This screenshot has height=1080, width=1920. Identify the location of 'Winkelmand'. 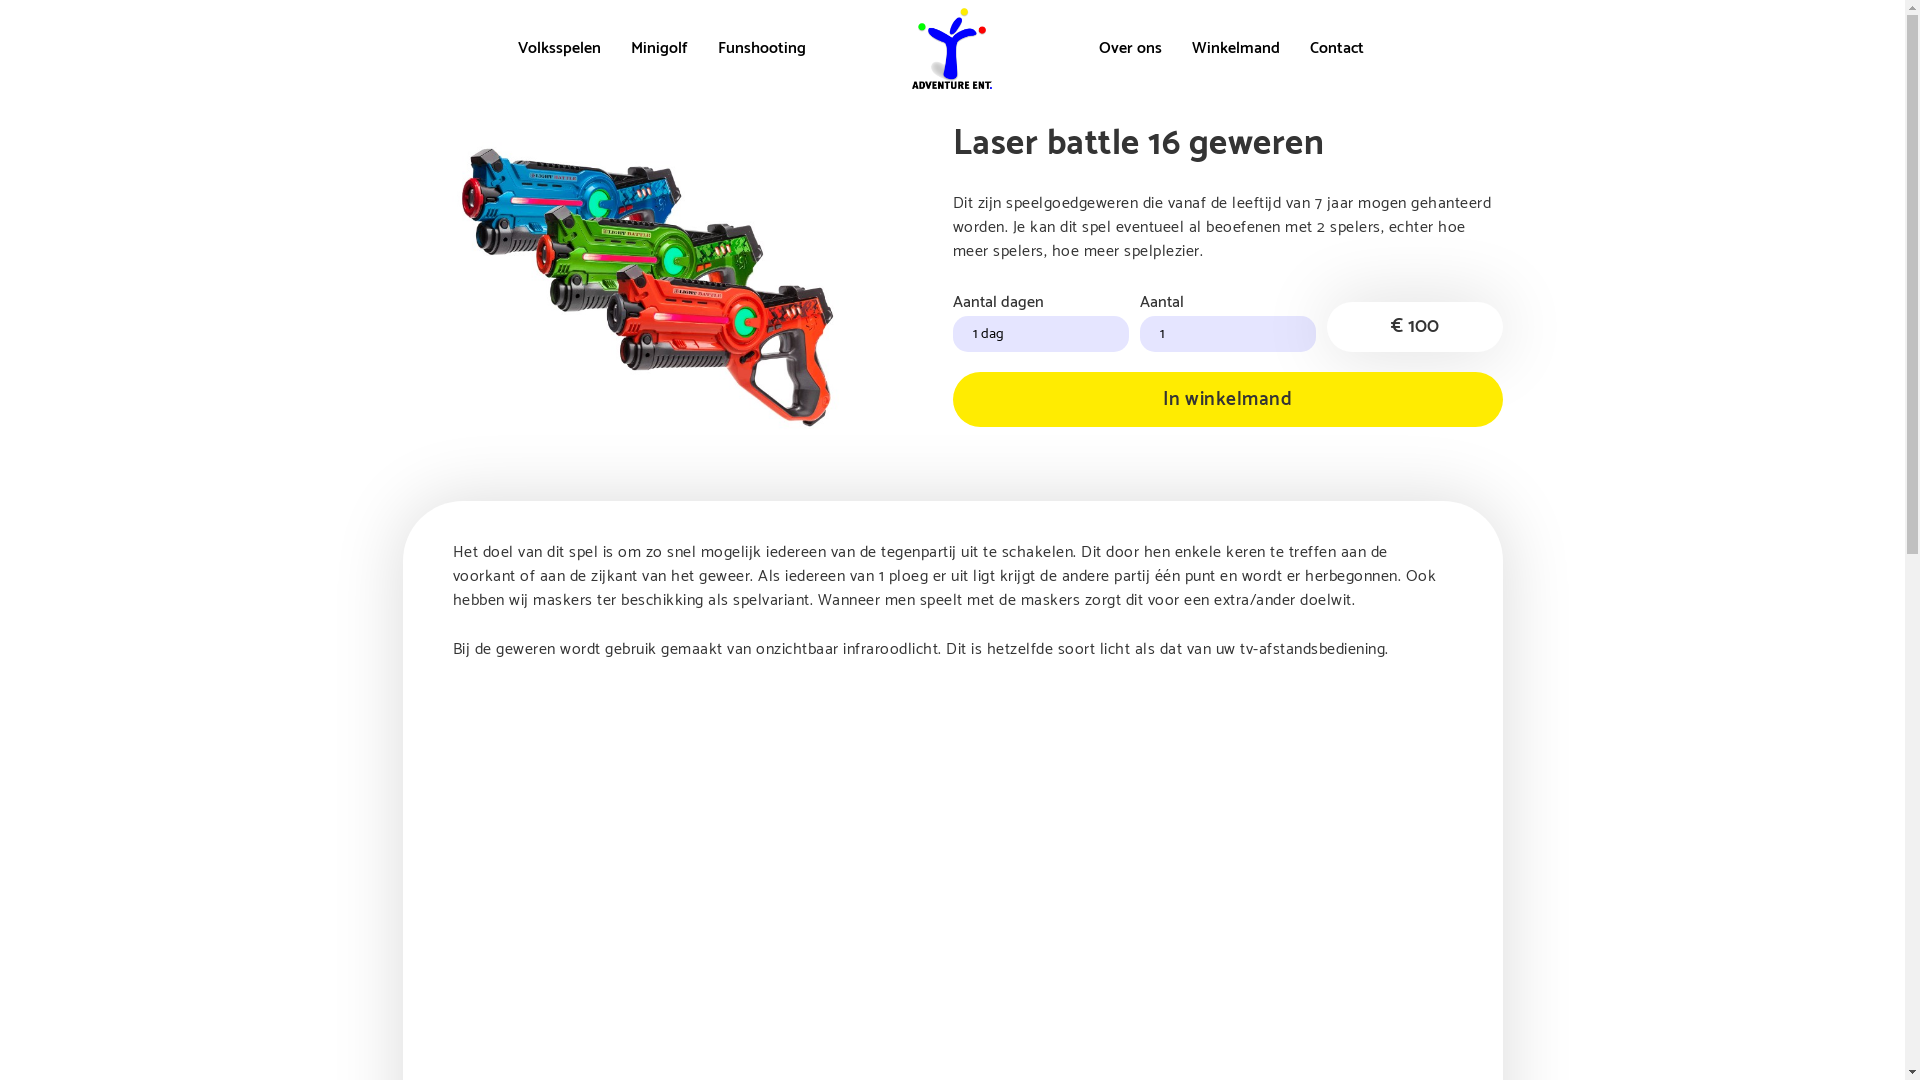
(1235, 47).